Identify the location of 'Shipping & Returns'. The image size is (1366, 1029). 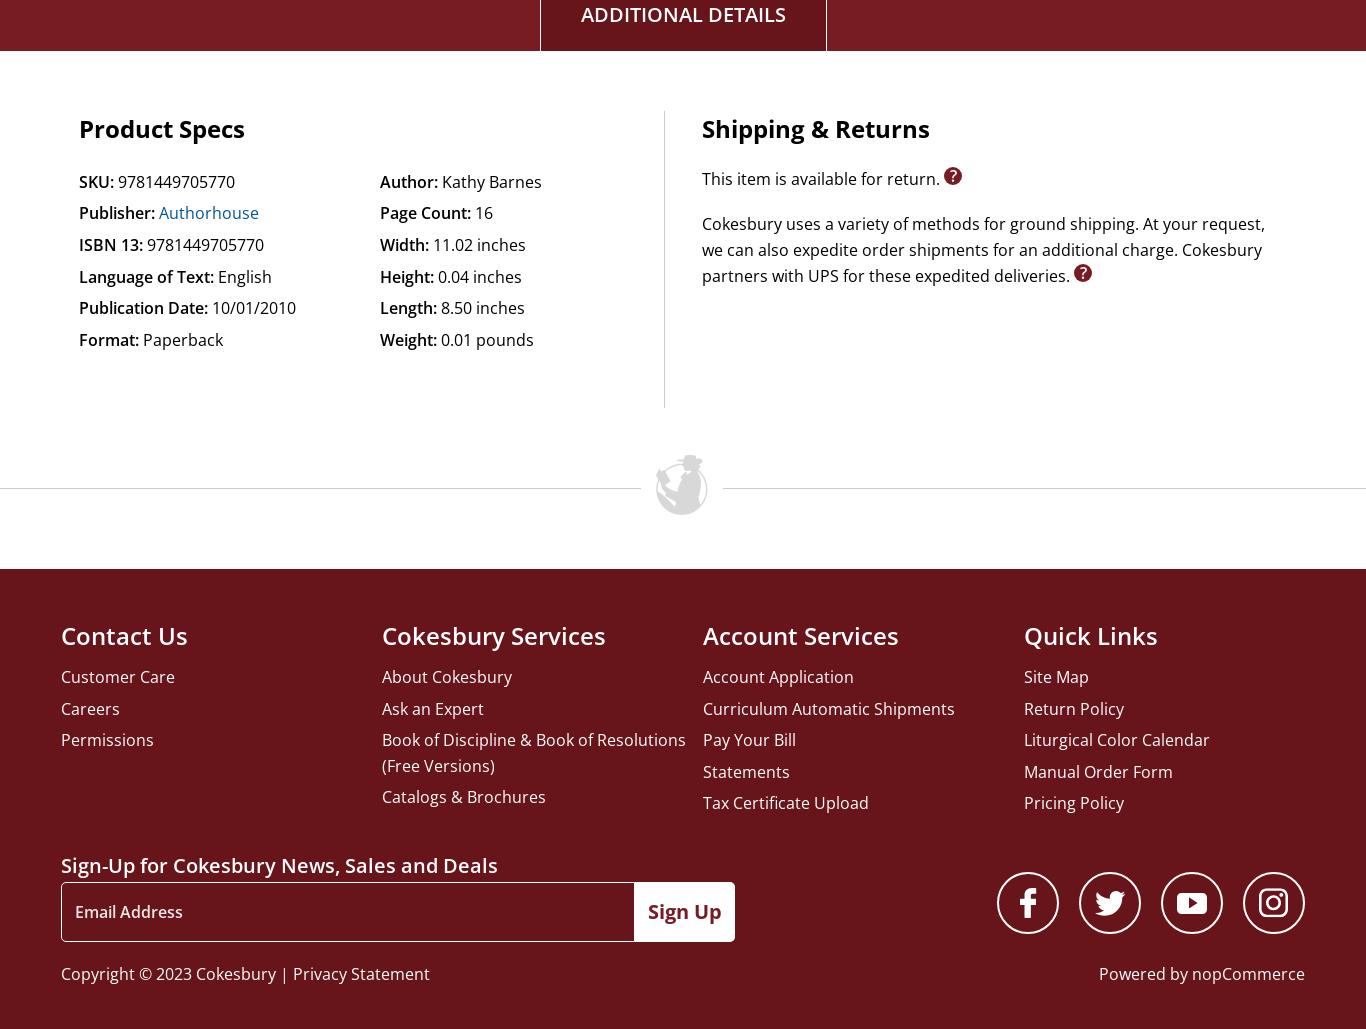
(813, 126).